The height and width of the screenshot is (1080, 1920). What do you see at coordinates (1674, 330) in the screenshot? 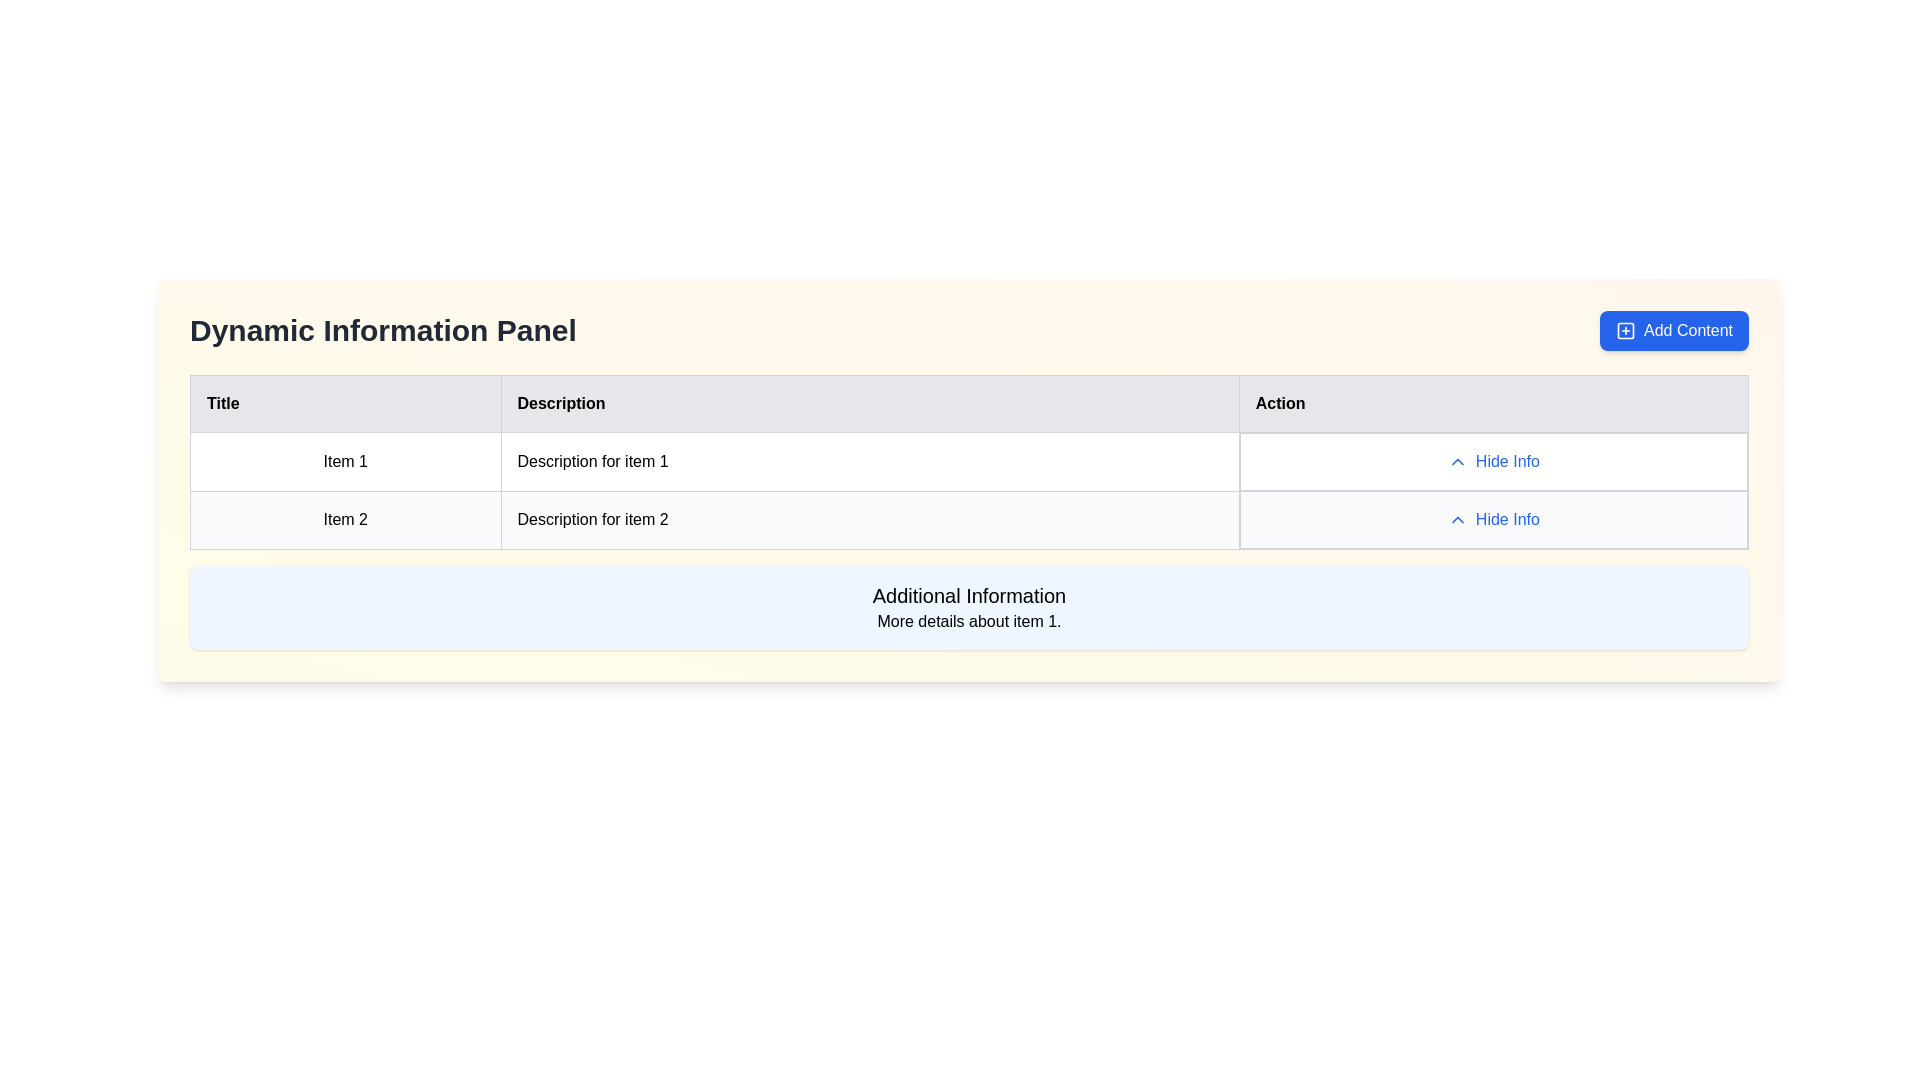
I see `the blue 'Add Content' button with white text and a plus icon located at the top-right of the 'Dynamic Information Panel'` at bounding box center [1674, 330].